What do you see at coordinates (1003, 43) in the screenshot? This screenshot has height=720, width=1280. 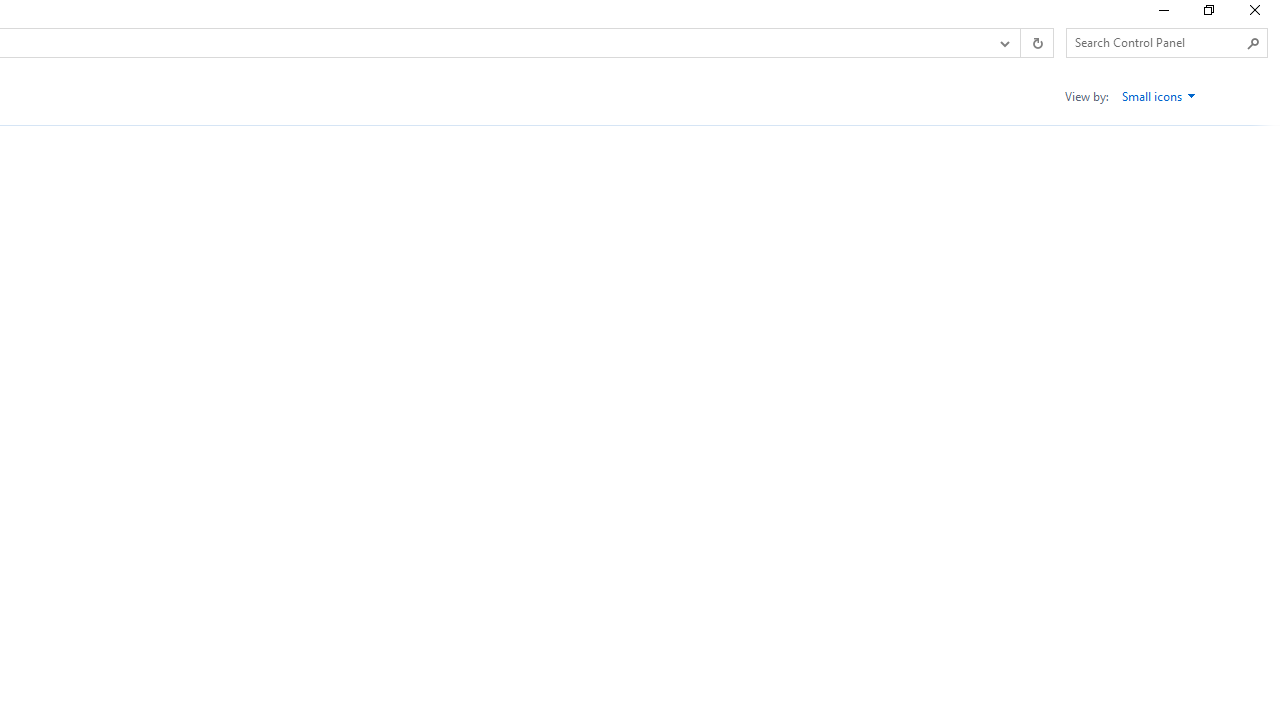 I see `'Previous Locations'` at bounding box center [1003, 43].